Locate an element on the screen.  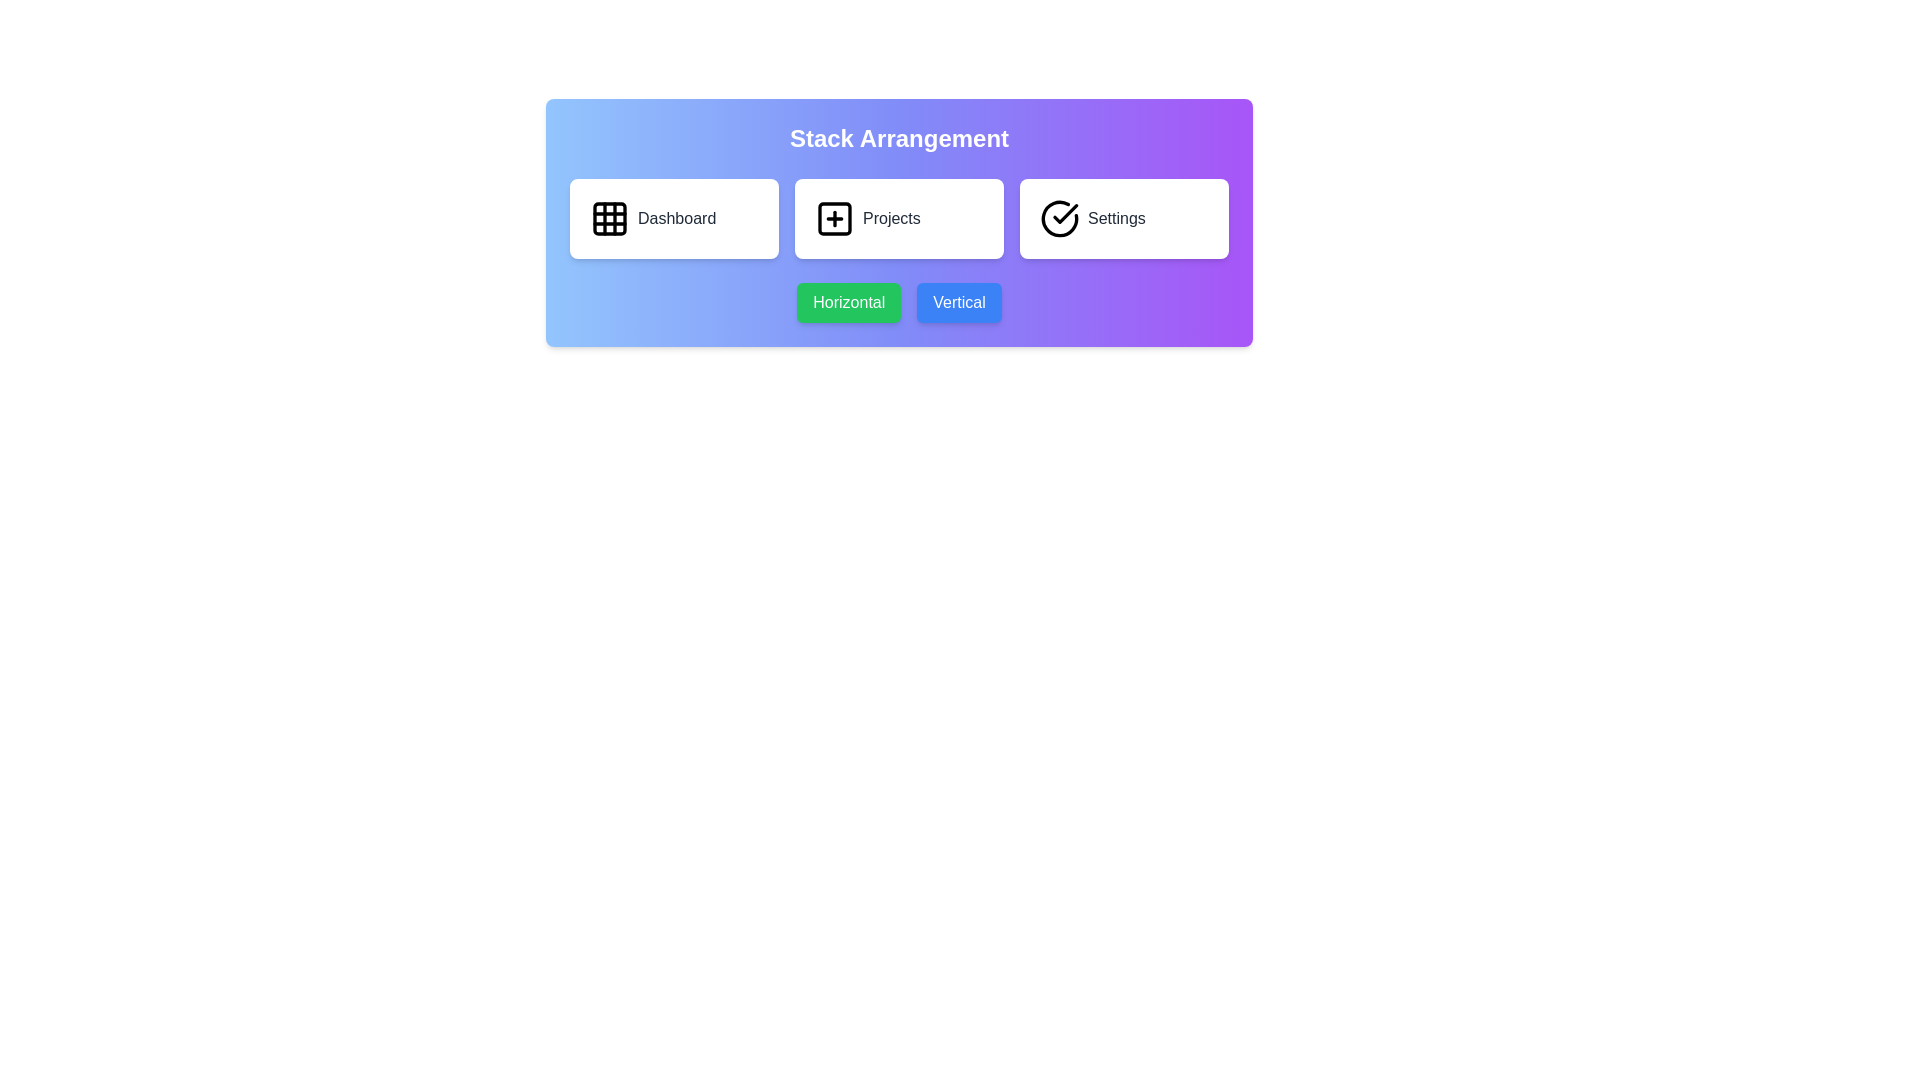
the background rectangle of the plus icon within the Projects card located at the top center of the interface, specifically in the second of three horizontally aligned sections is located at coordinates (835, 219).